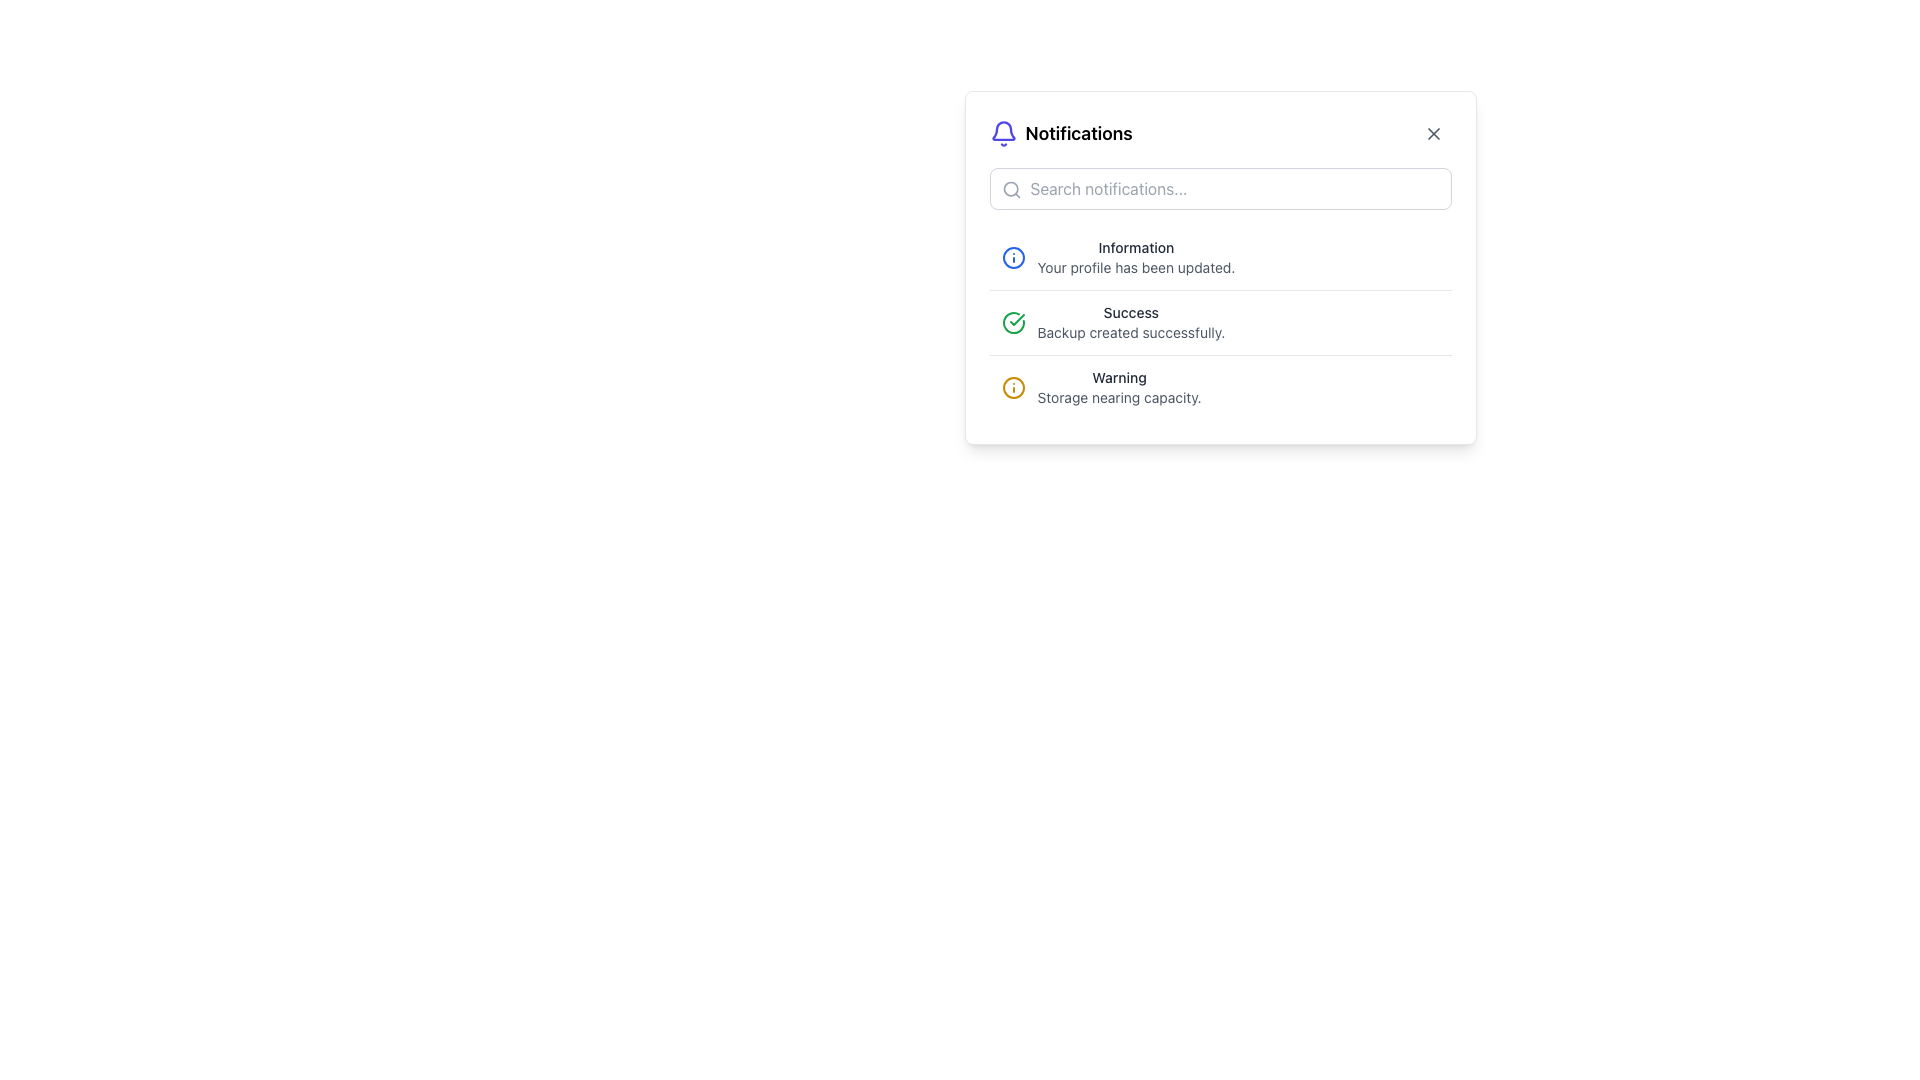  Describe the element at coordinates (1013, 257) in the screenshot. I see `the information icon located at the very left of the first notification entry under the 'Notifications' section, which serves as a visual indicator of an information-related message` at that location.